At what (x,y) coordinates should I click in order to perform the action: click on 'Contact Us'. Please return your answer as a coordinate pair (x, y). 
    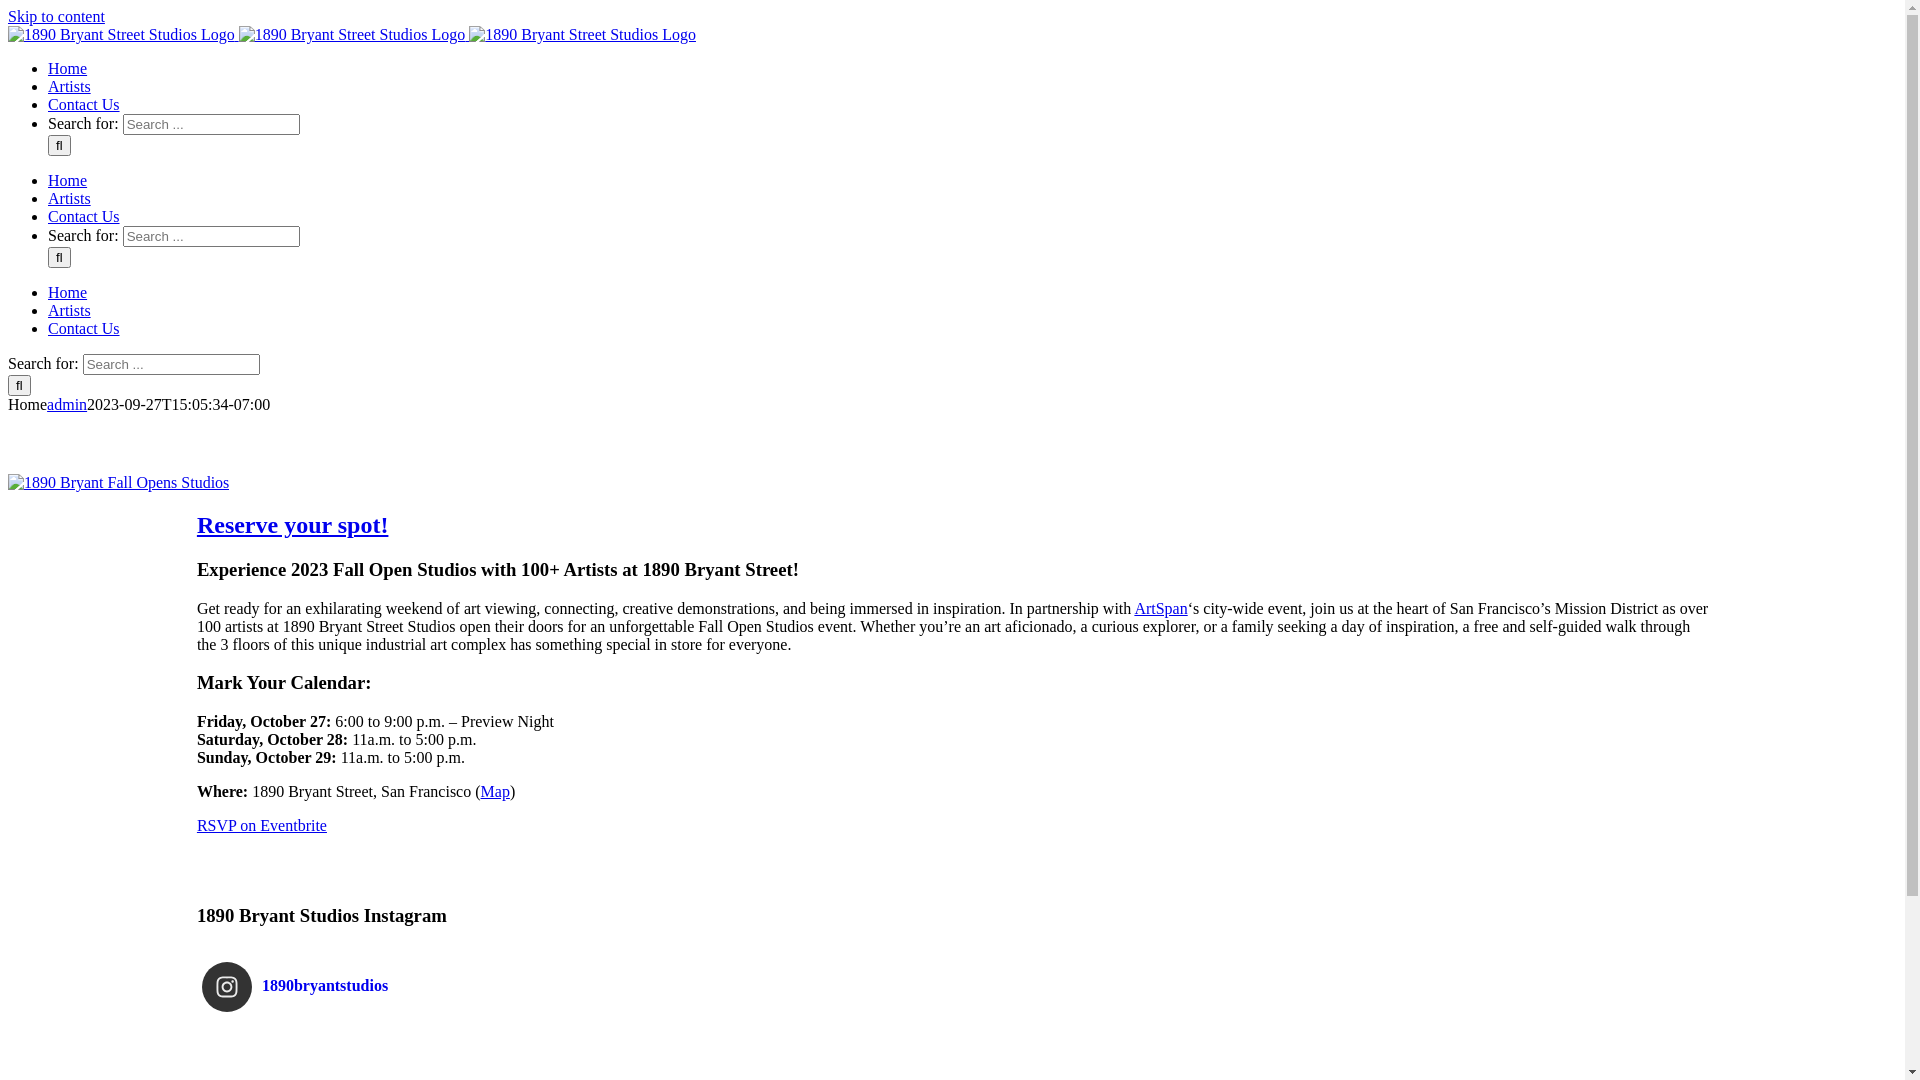
    Looking at the image, I should click on (82, 216).